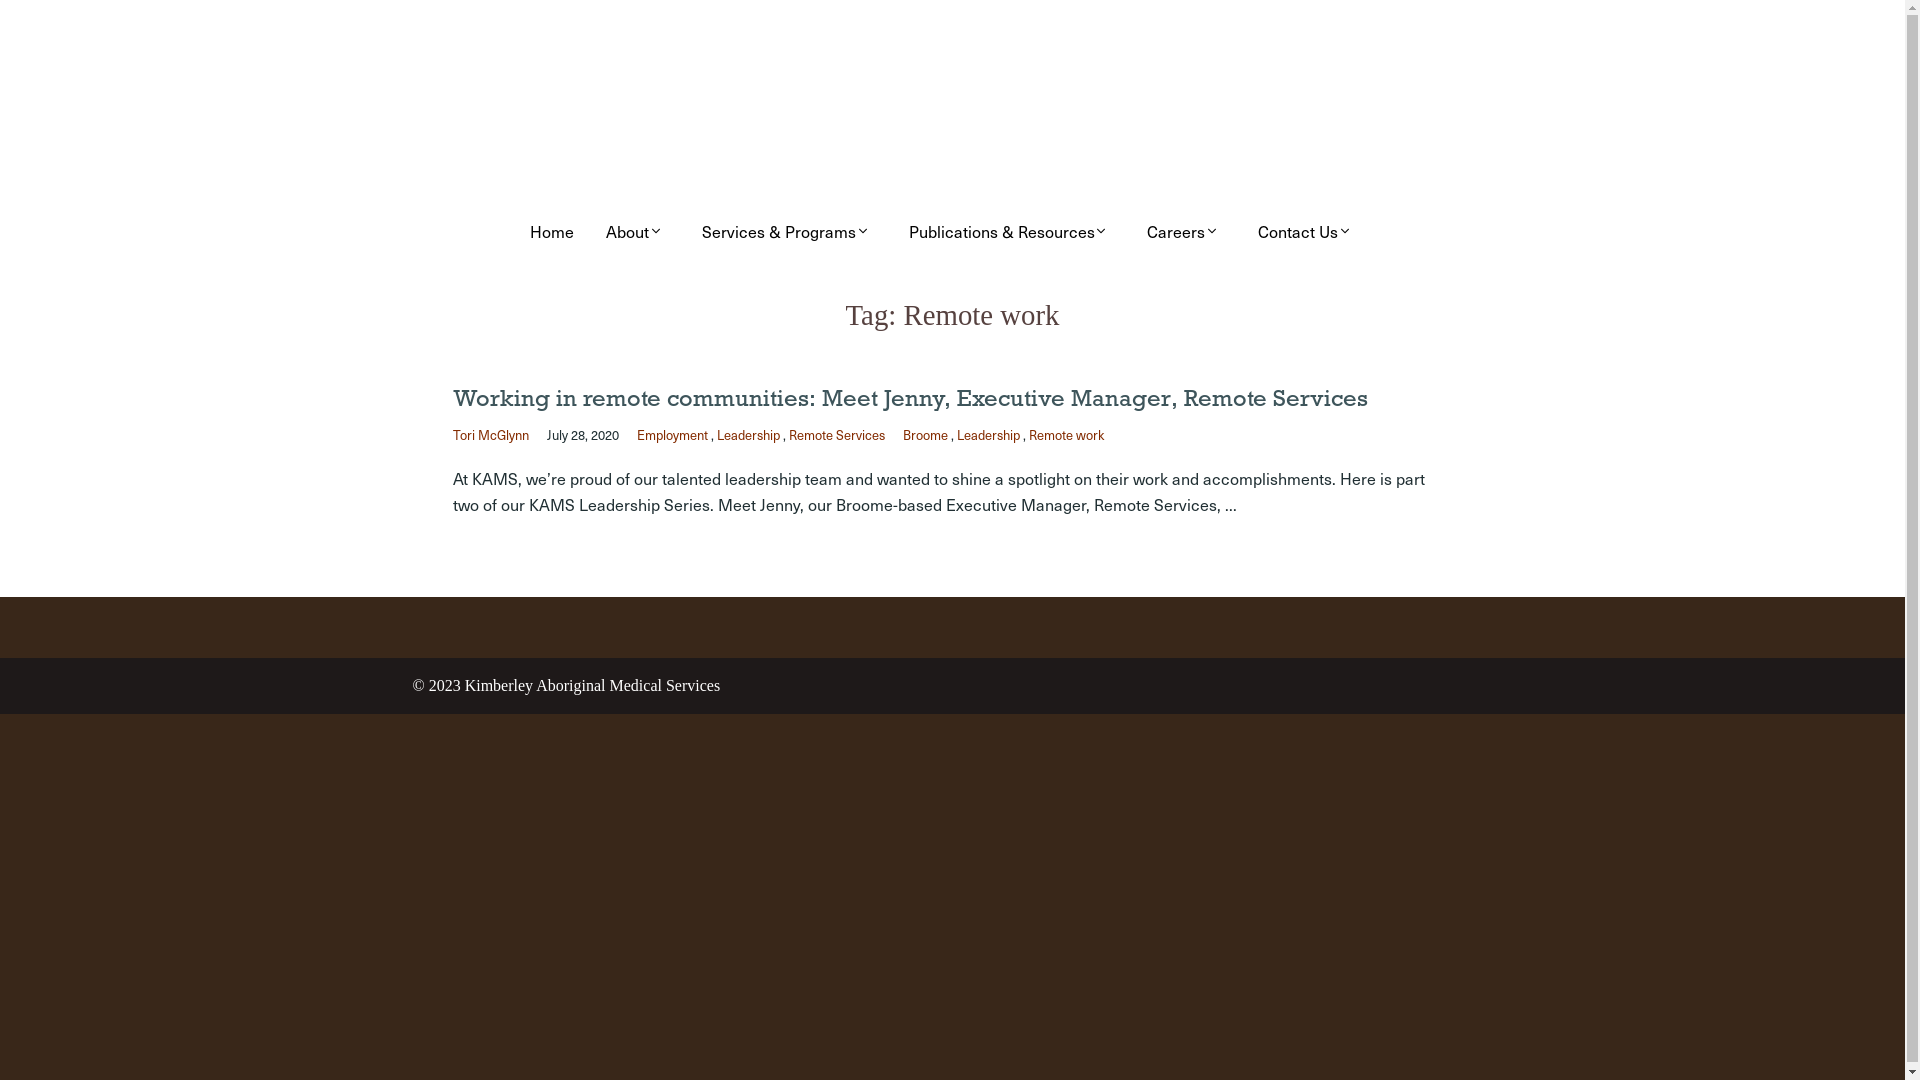 Image resolution: width=1920 pixels, height=1080 pixels. What do you see at coordinates (746, 433) in the screenshot?
I see `'Leadership'` at bounding box center [746, 433].